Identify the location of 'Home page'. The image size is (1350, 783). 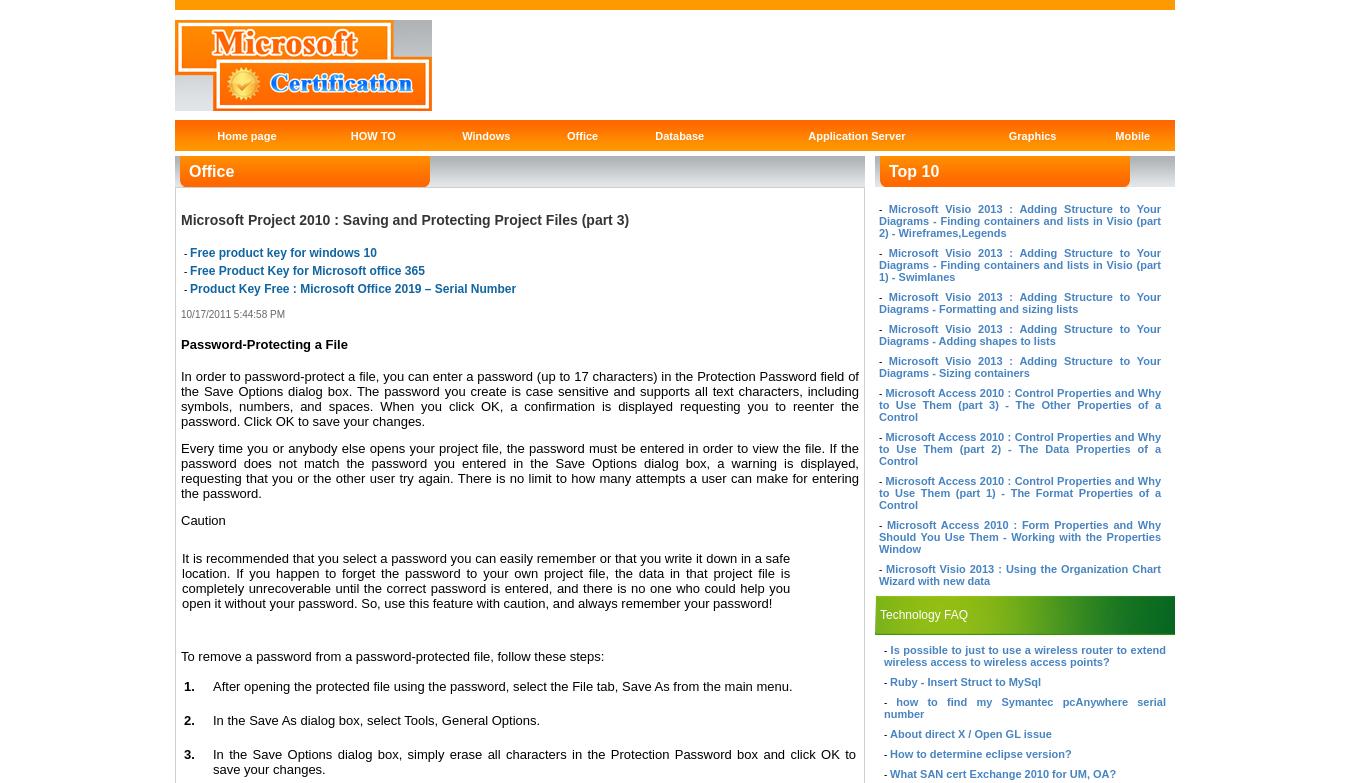
(245, 134).